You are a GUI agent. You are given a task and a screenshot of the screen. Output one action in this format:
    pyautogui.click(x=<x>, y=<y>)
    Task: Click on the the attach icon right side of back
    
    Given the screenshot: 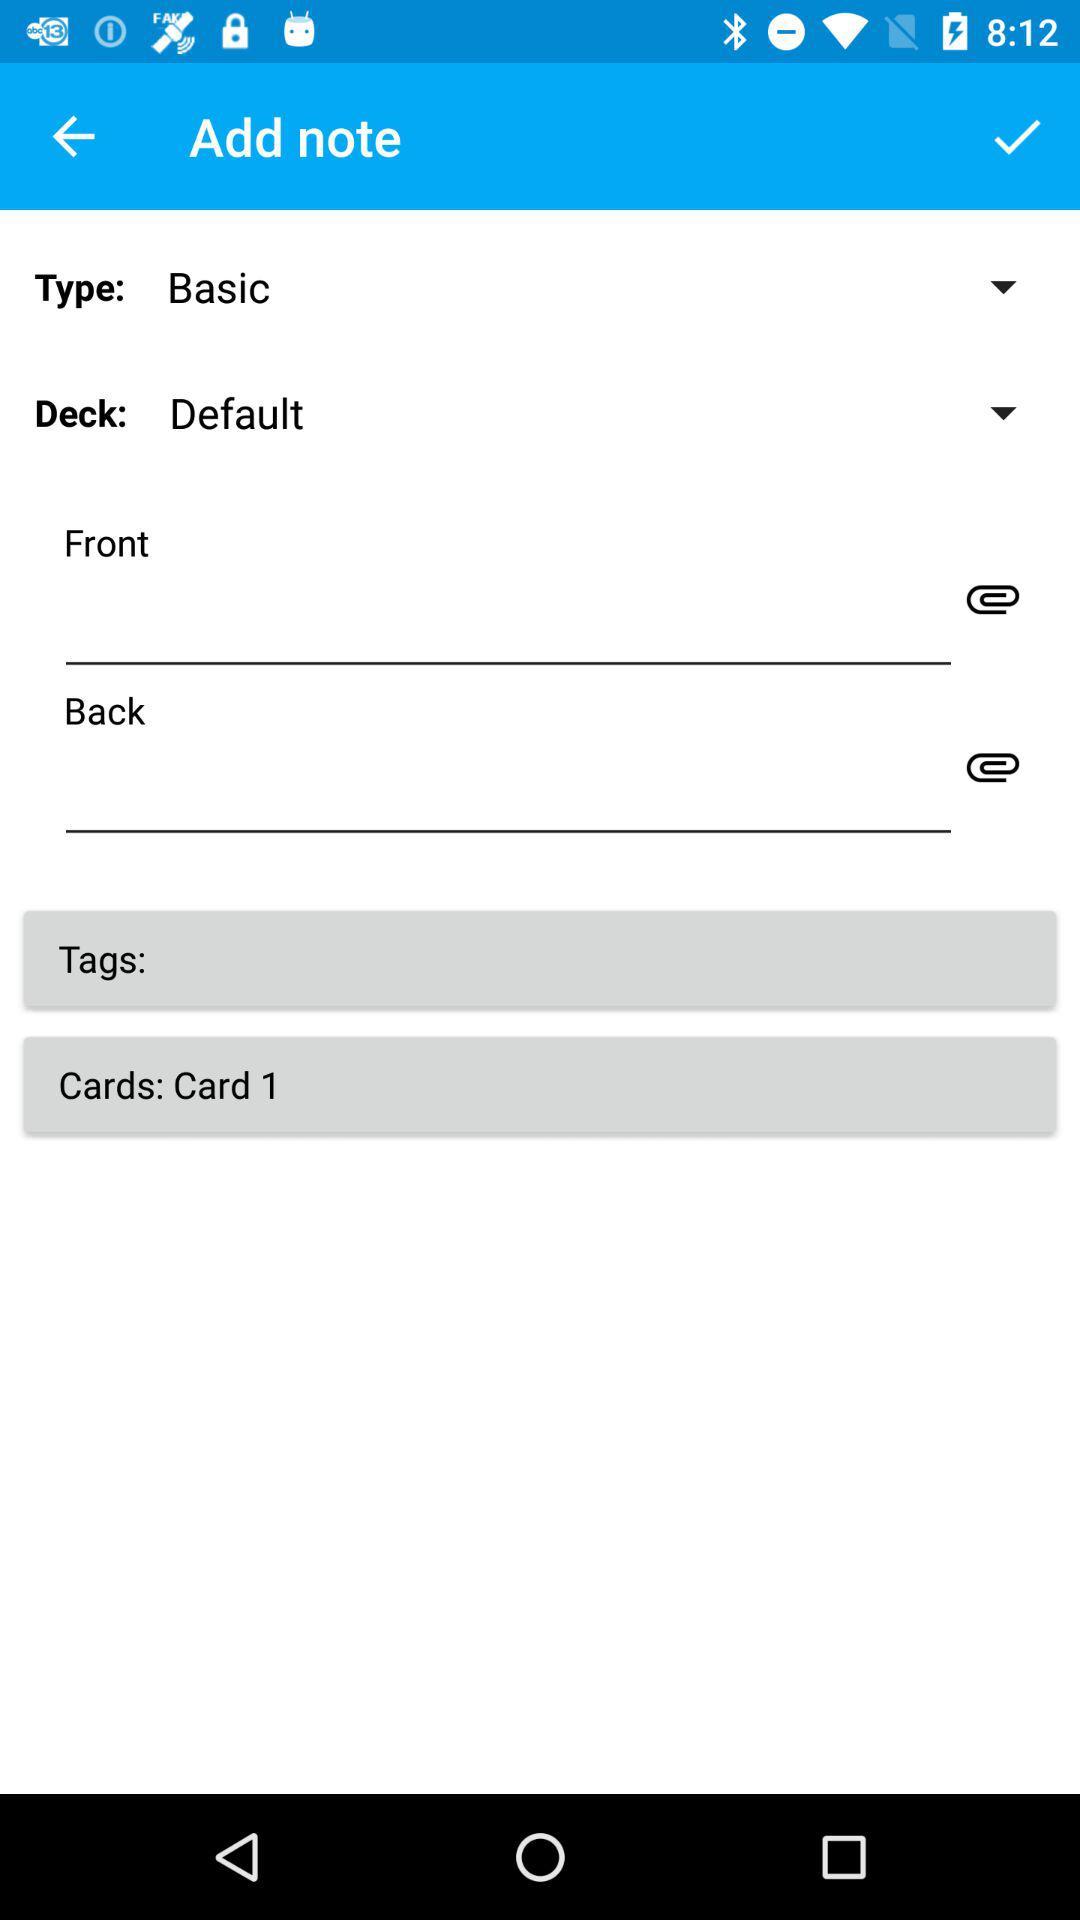 What is the action you would take?
    pyautogui.click(x=993, y=765)
    